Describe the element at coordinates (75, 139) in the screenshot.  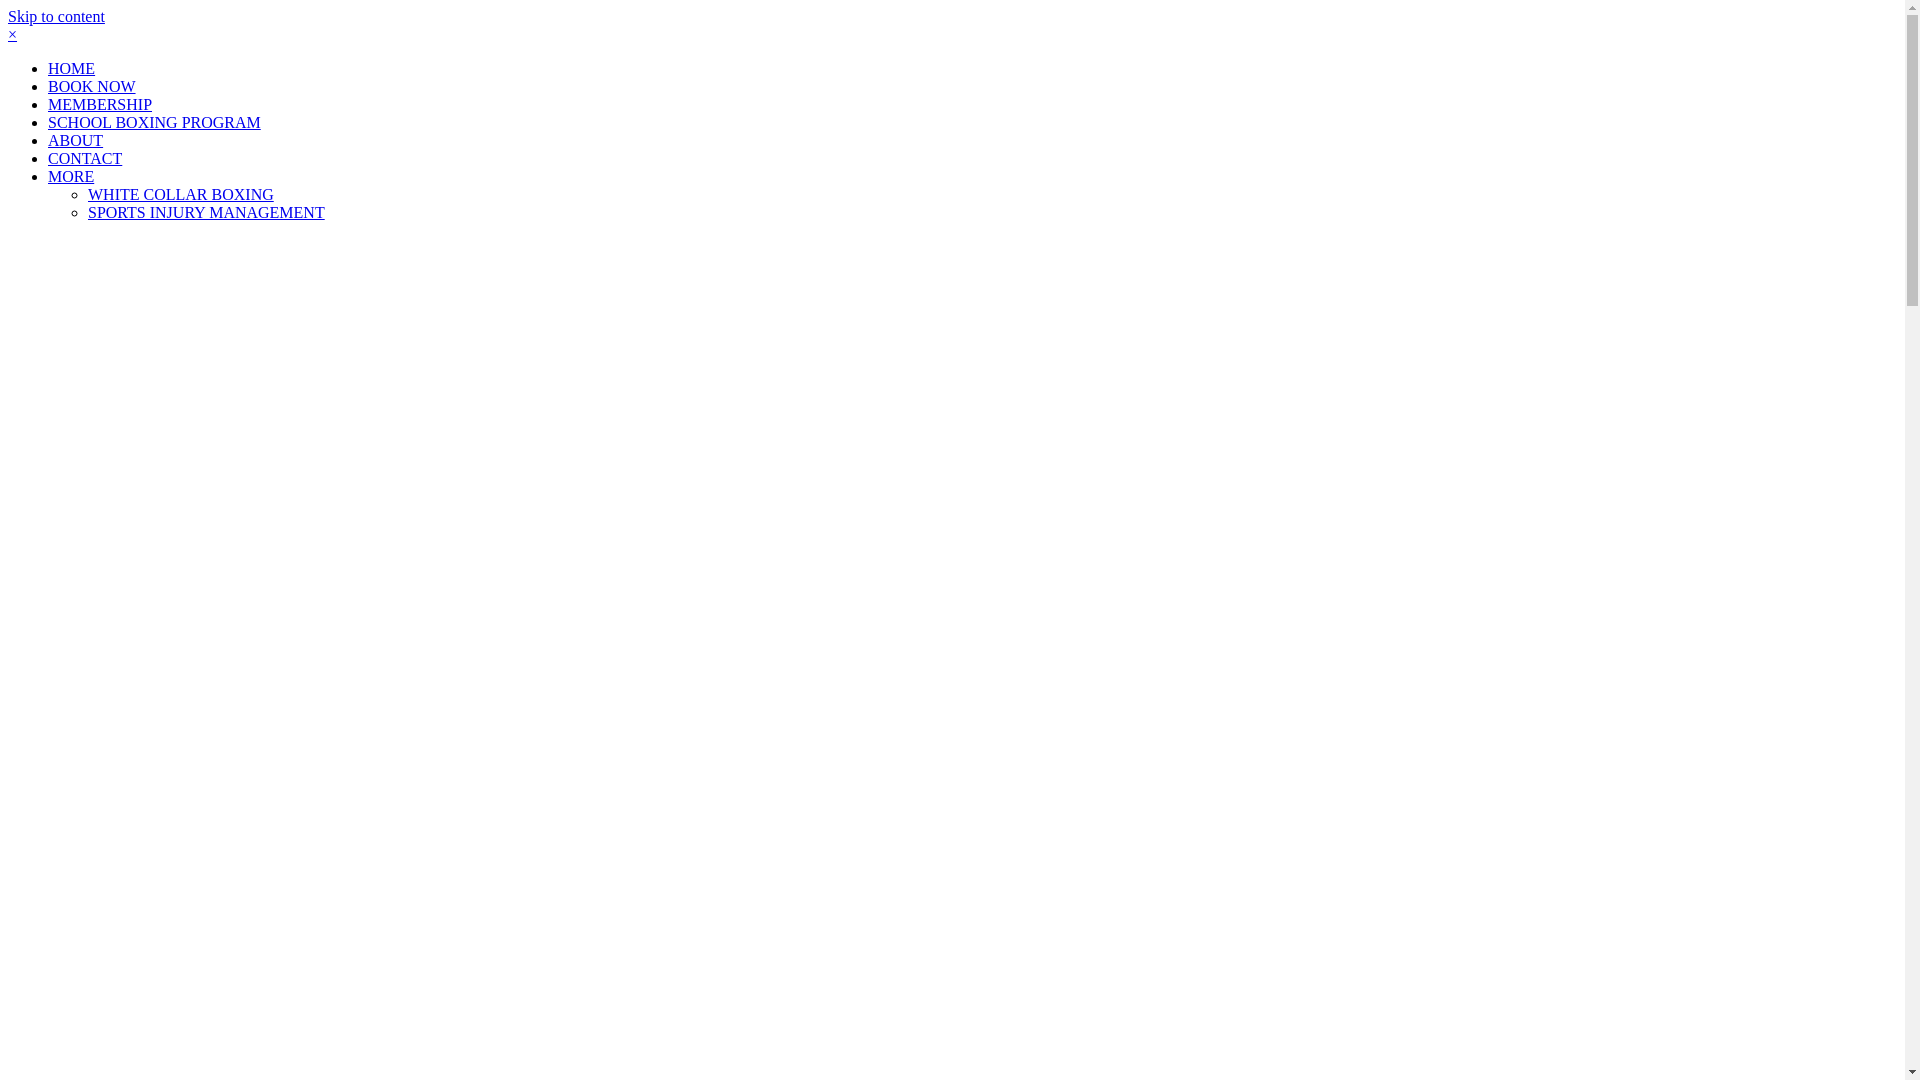
I see `'ABOUT'` at that location.